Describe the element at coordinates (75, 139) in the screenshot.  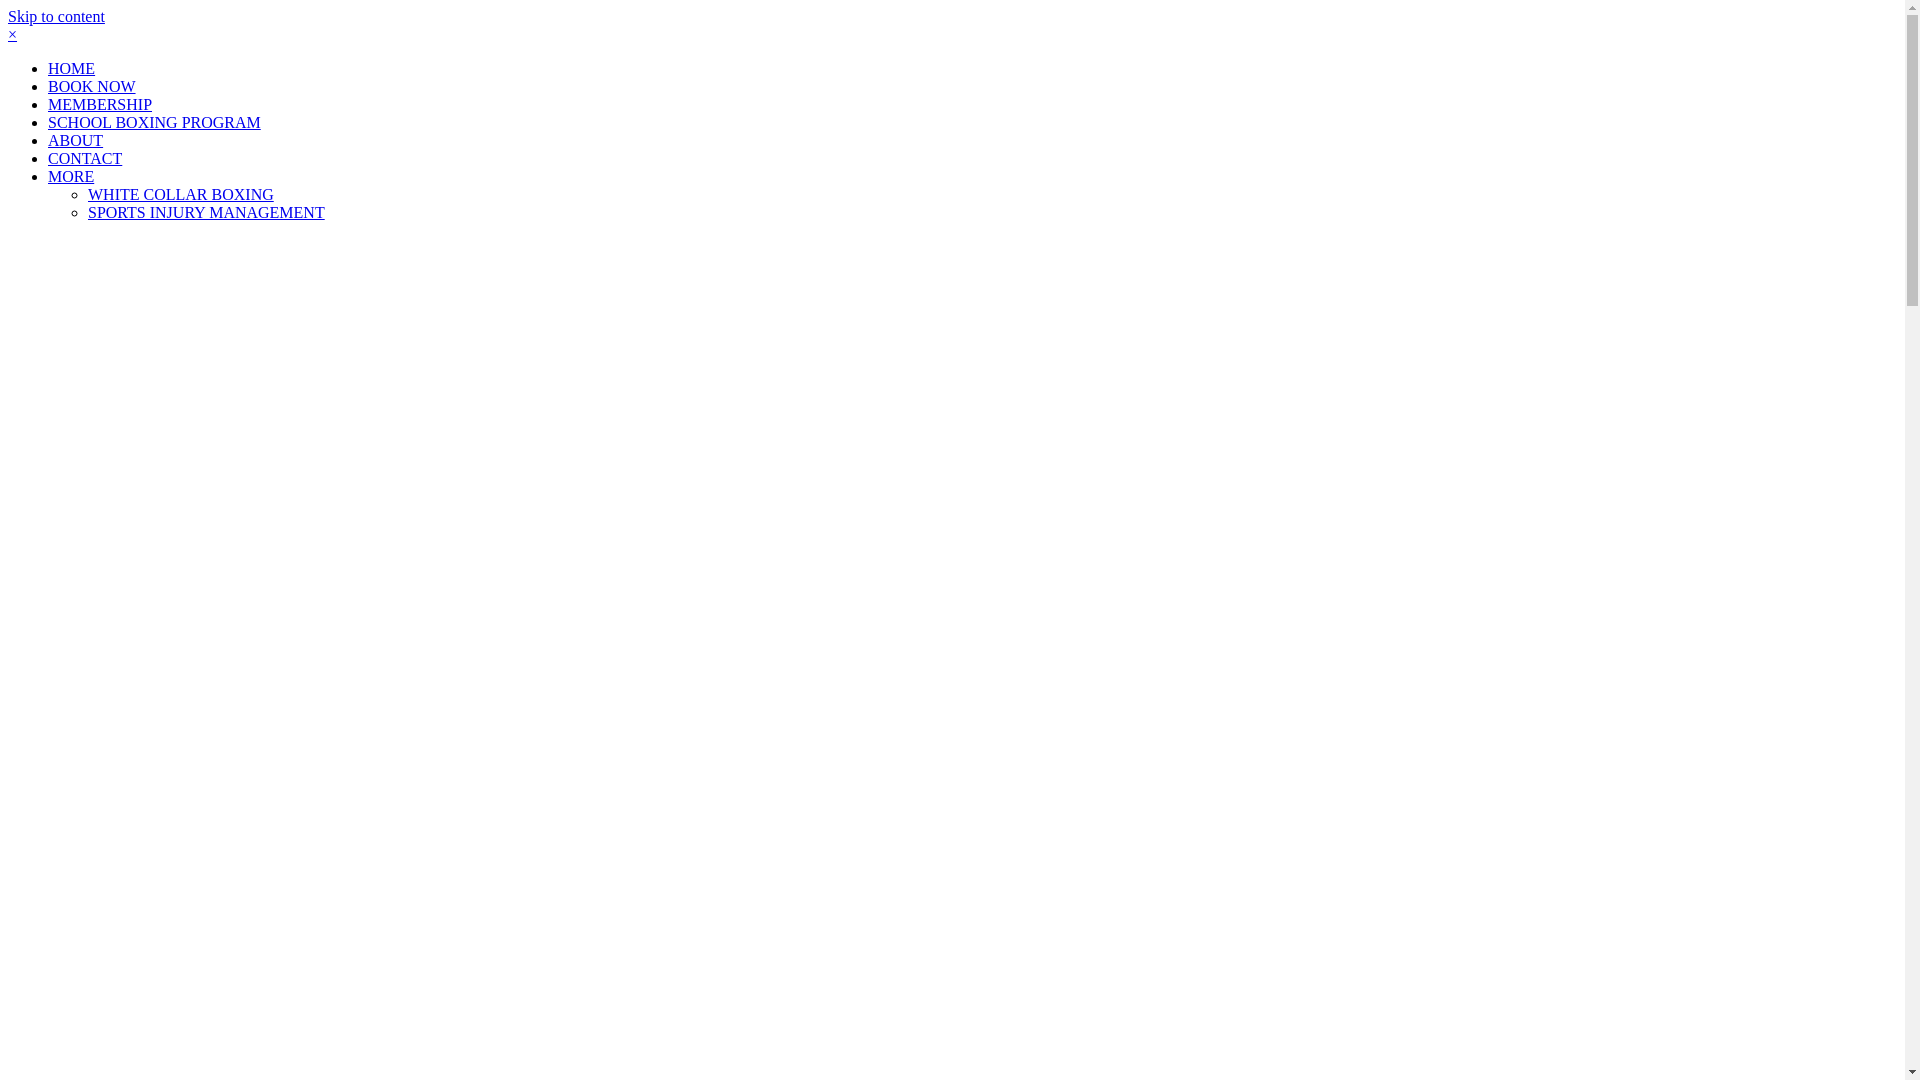
I see `'ABOUT'` at that location.